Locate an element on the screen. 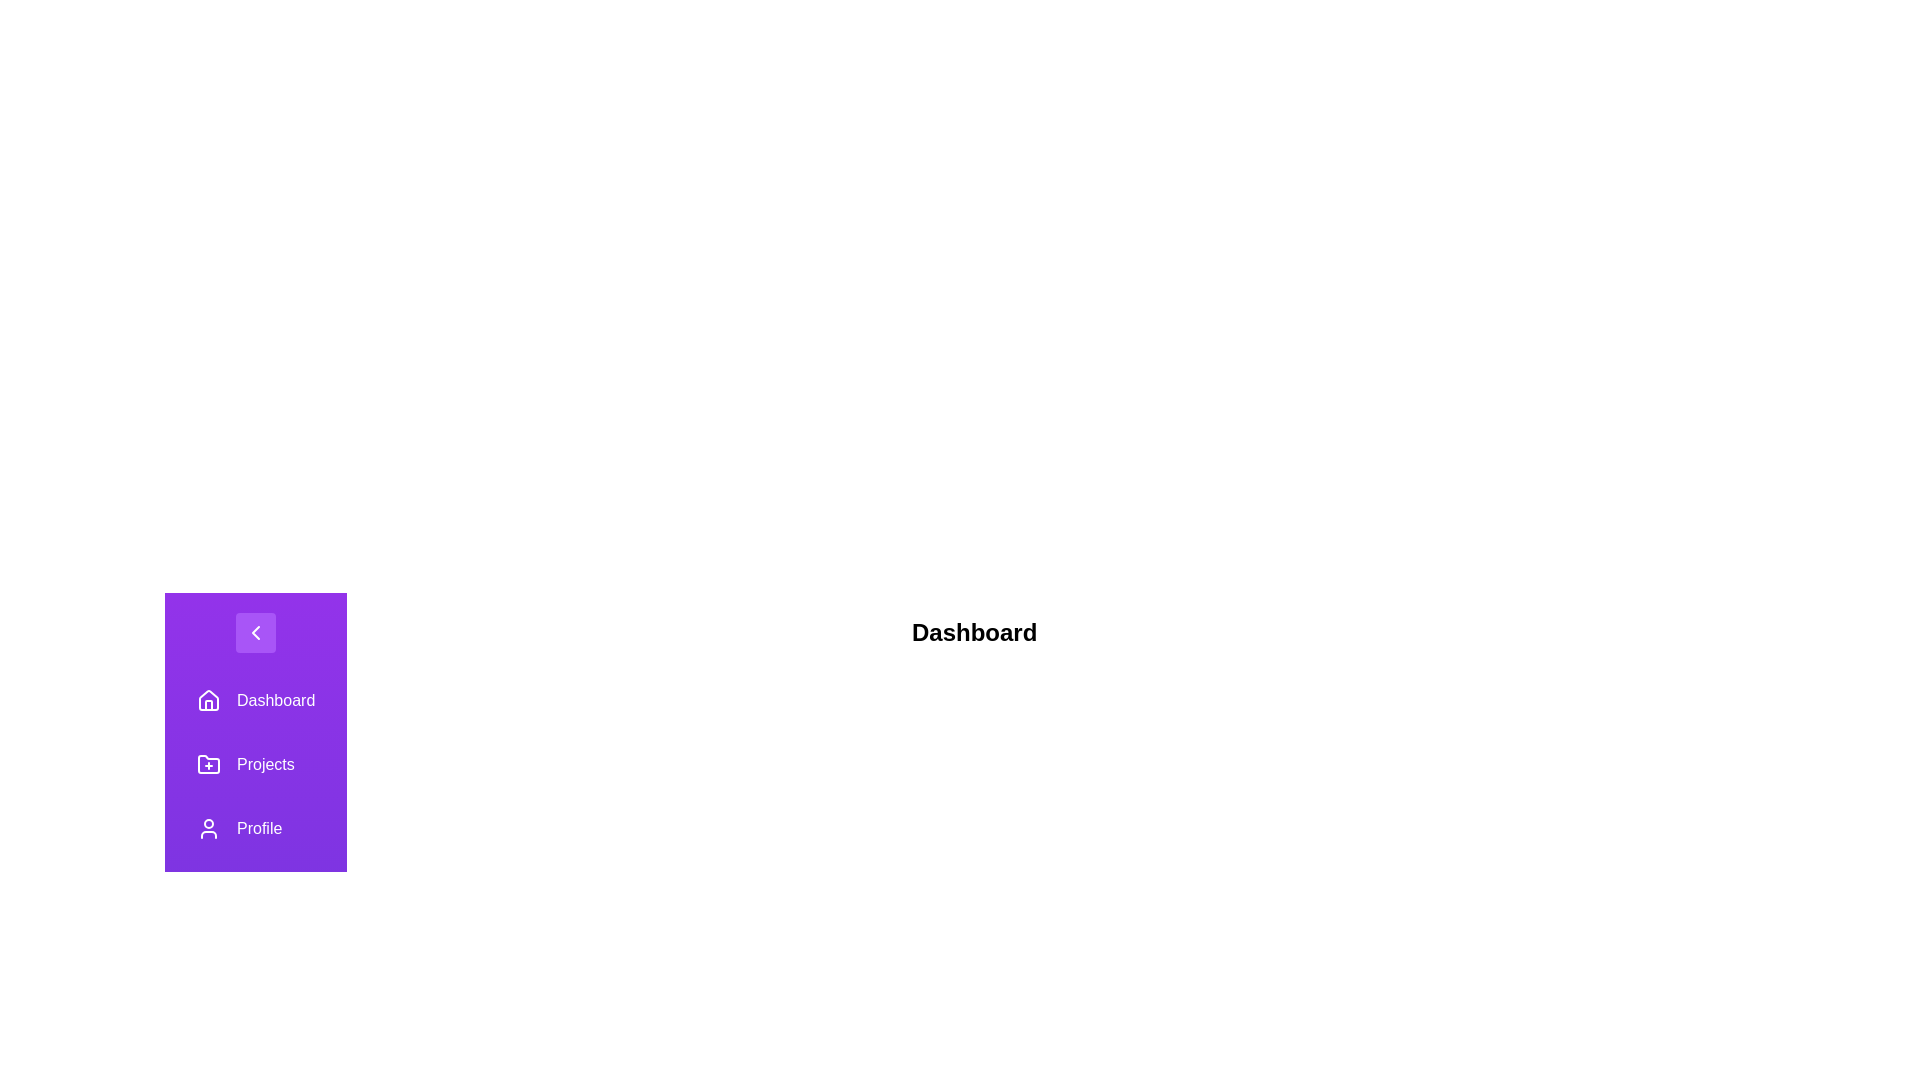 This screenshot has width=1920, height=1080. the 'Projects' text label is located at coordinates (264, 764).